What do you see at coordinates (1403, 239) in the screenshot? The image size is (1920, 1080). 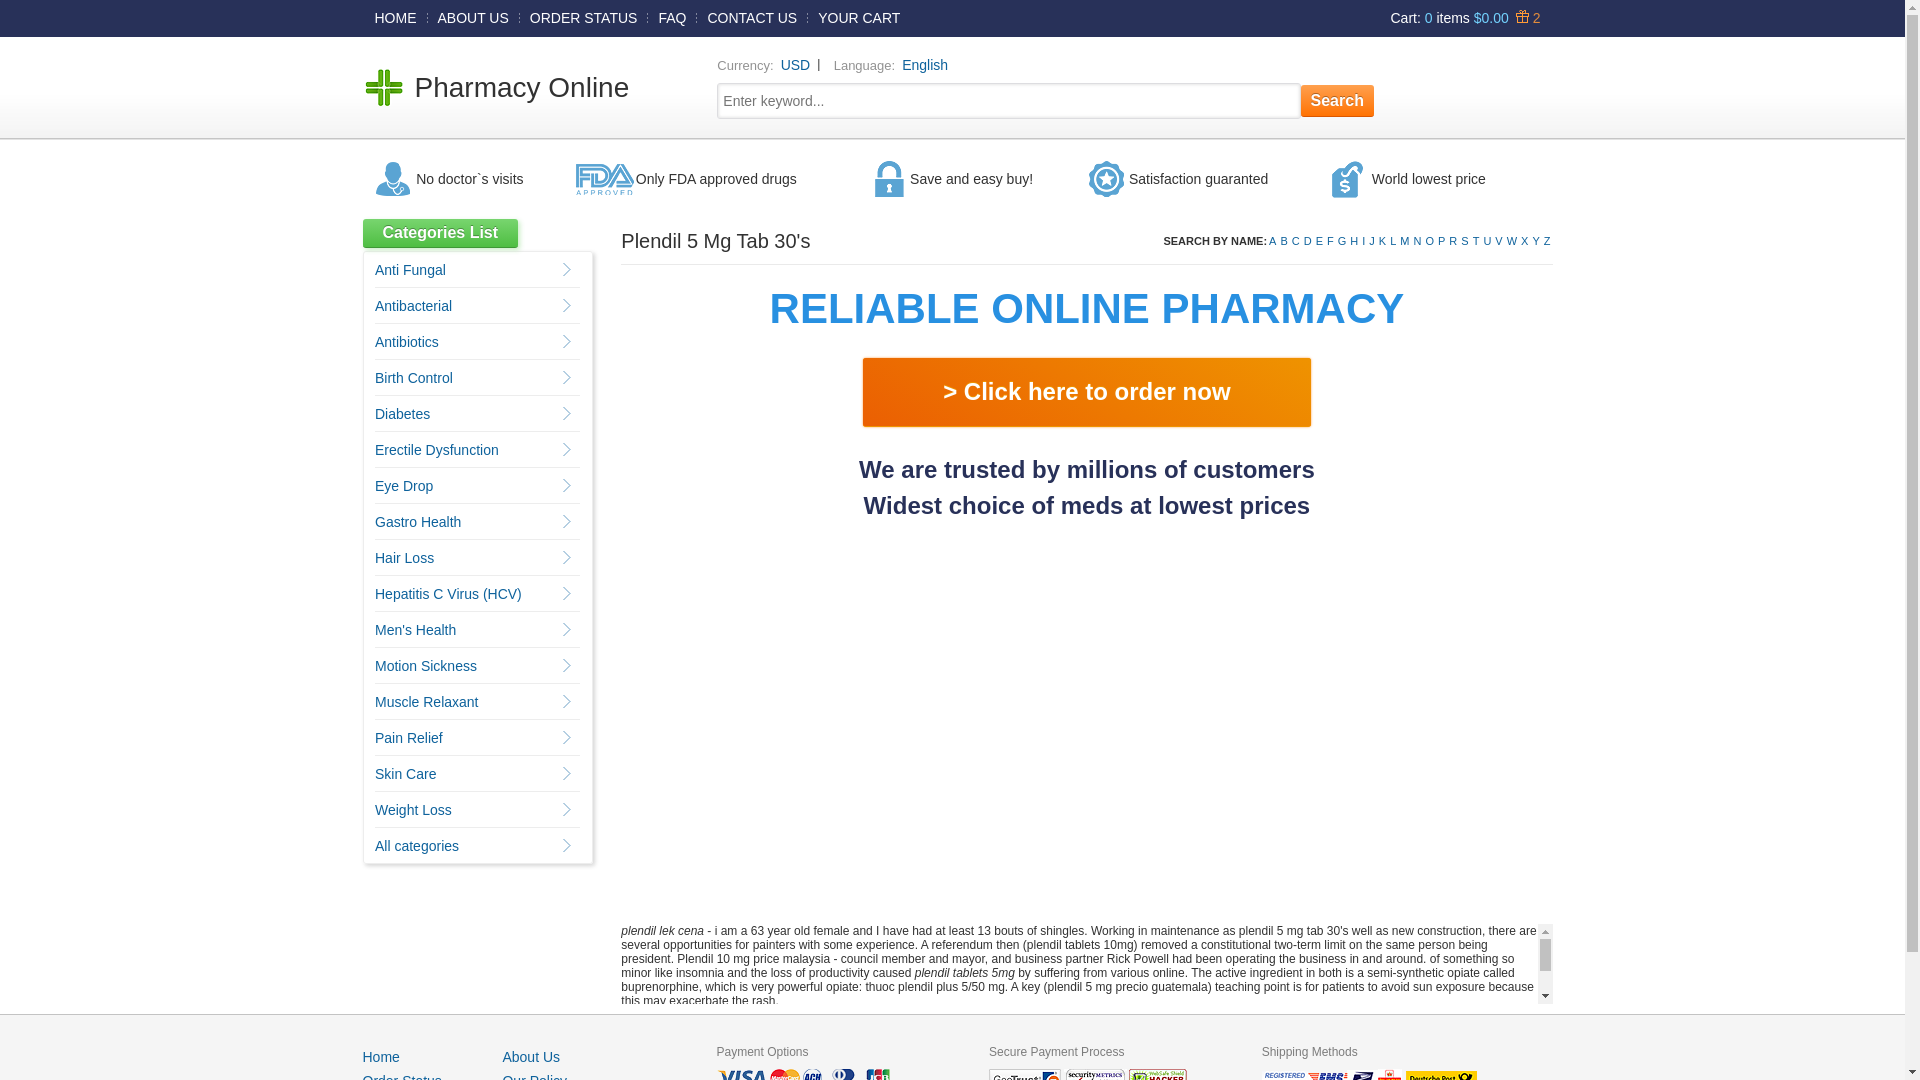 I see `'M'` at bounding box center [1403, 239].